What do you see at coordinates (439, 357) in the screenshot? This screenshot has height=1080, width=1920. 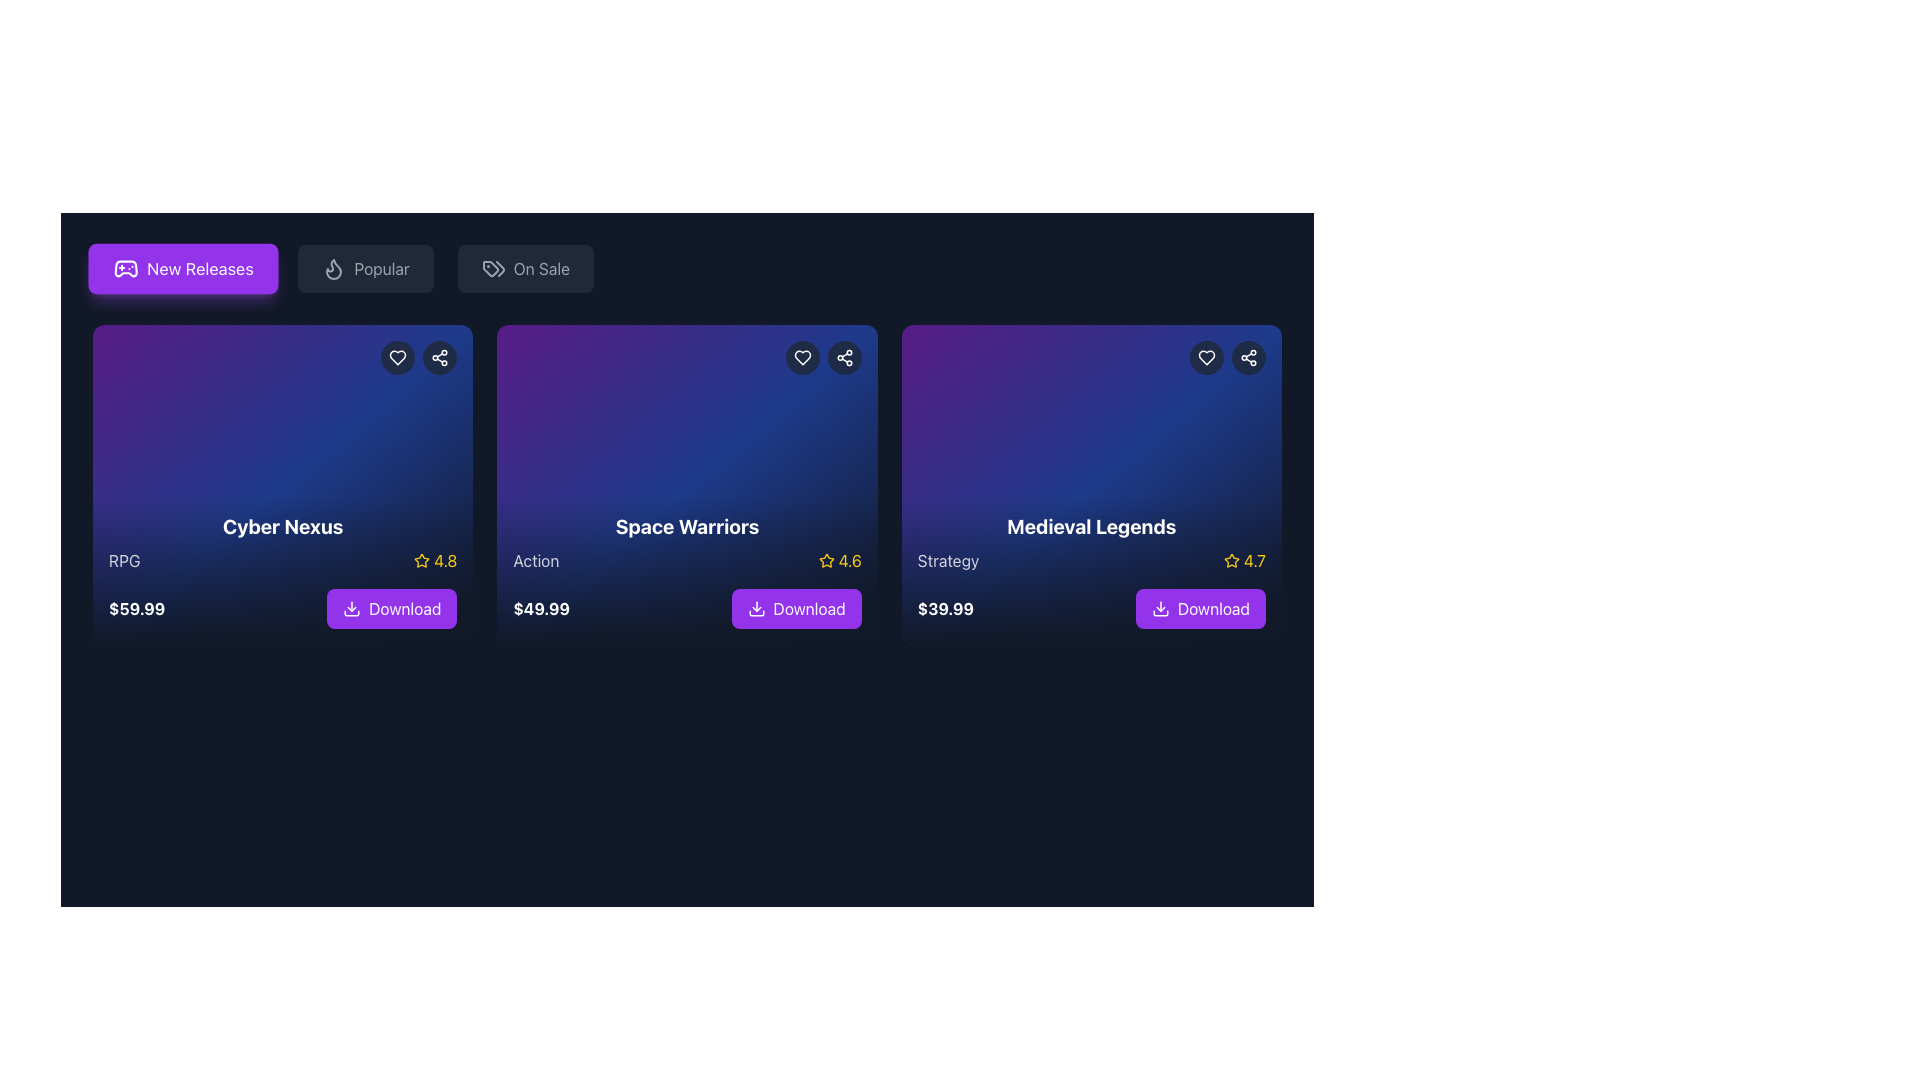 I see `the share icon button located in the top-right corner of the first card in the content grid` at bounding box center [439, 357].